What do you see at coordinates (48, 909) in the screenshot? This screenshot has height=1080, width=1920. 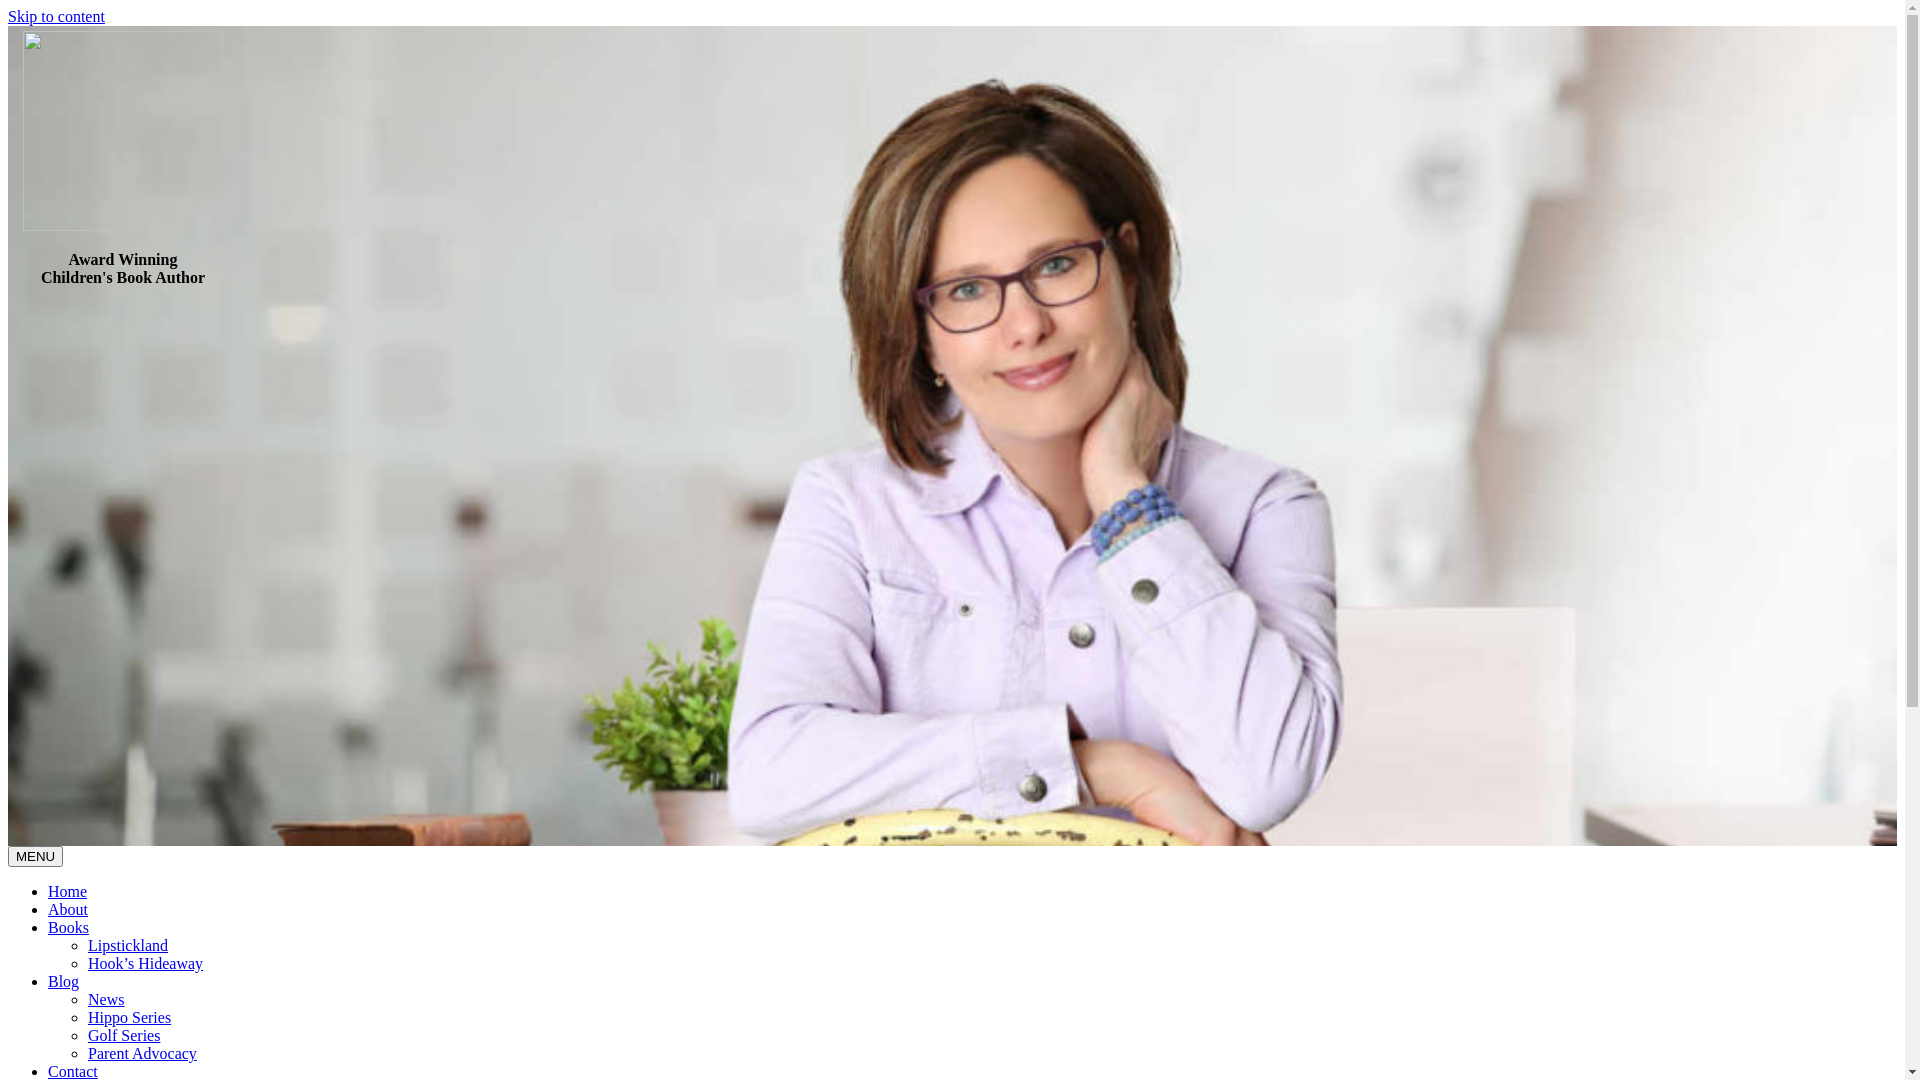 I see `'About'` at bounding box center [48, 909].